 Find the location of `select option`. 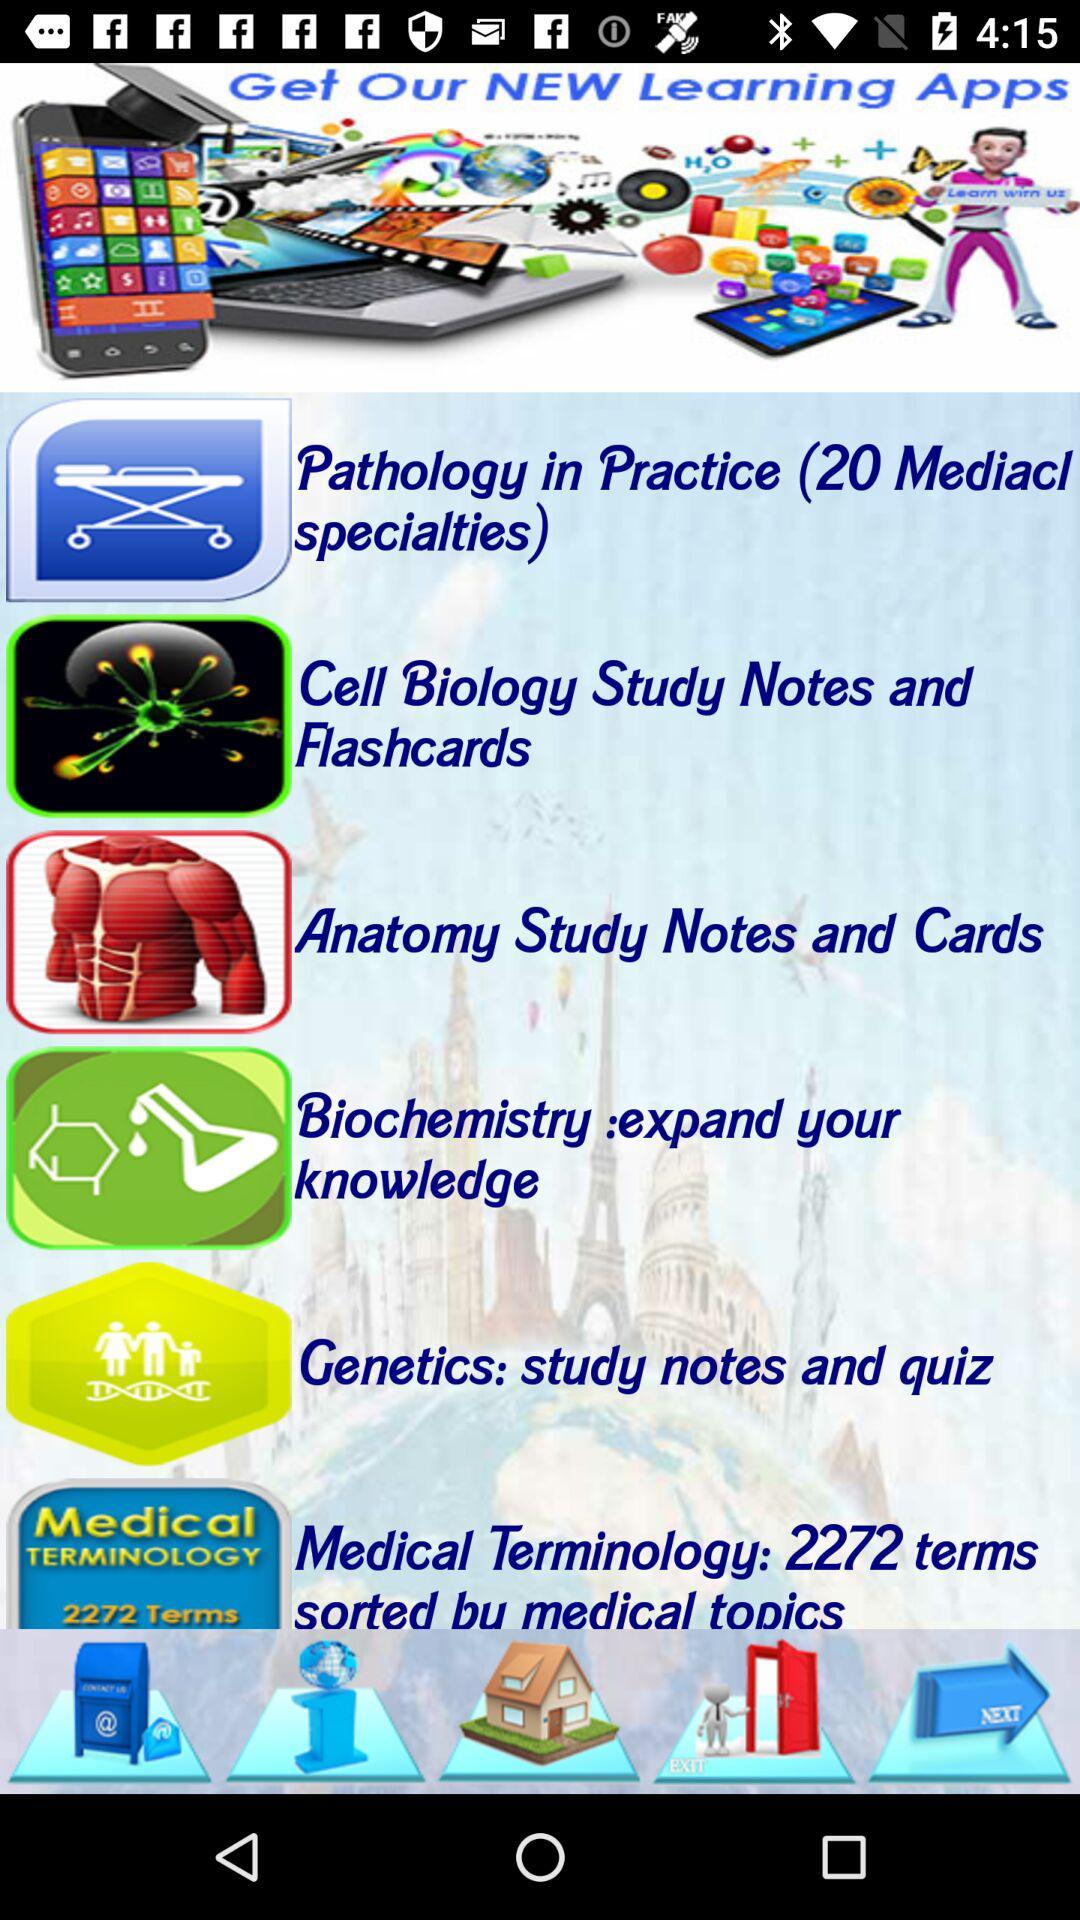

select option is located at coordinates (147, 716).